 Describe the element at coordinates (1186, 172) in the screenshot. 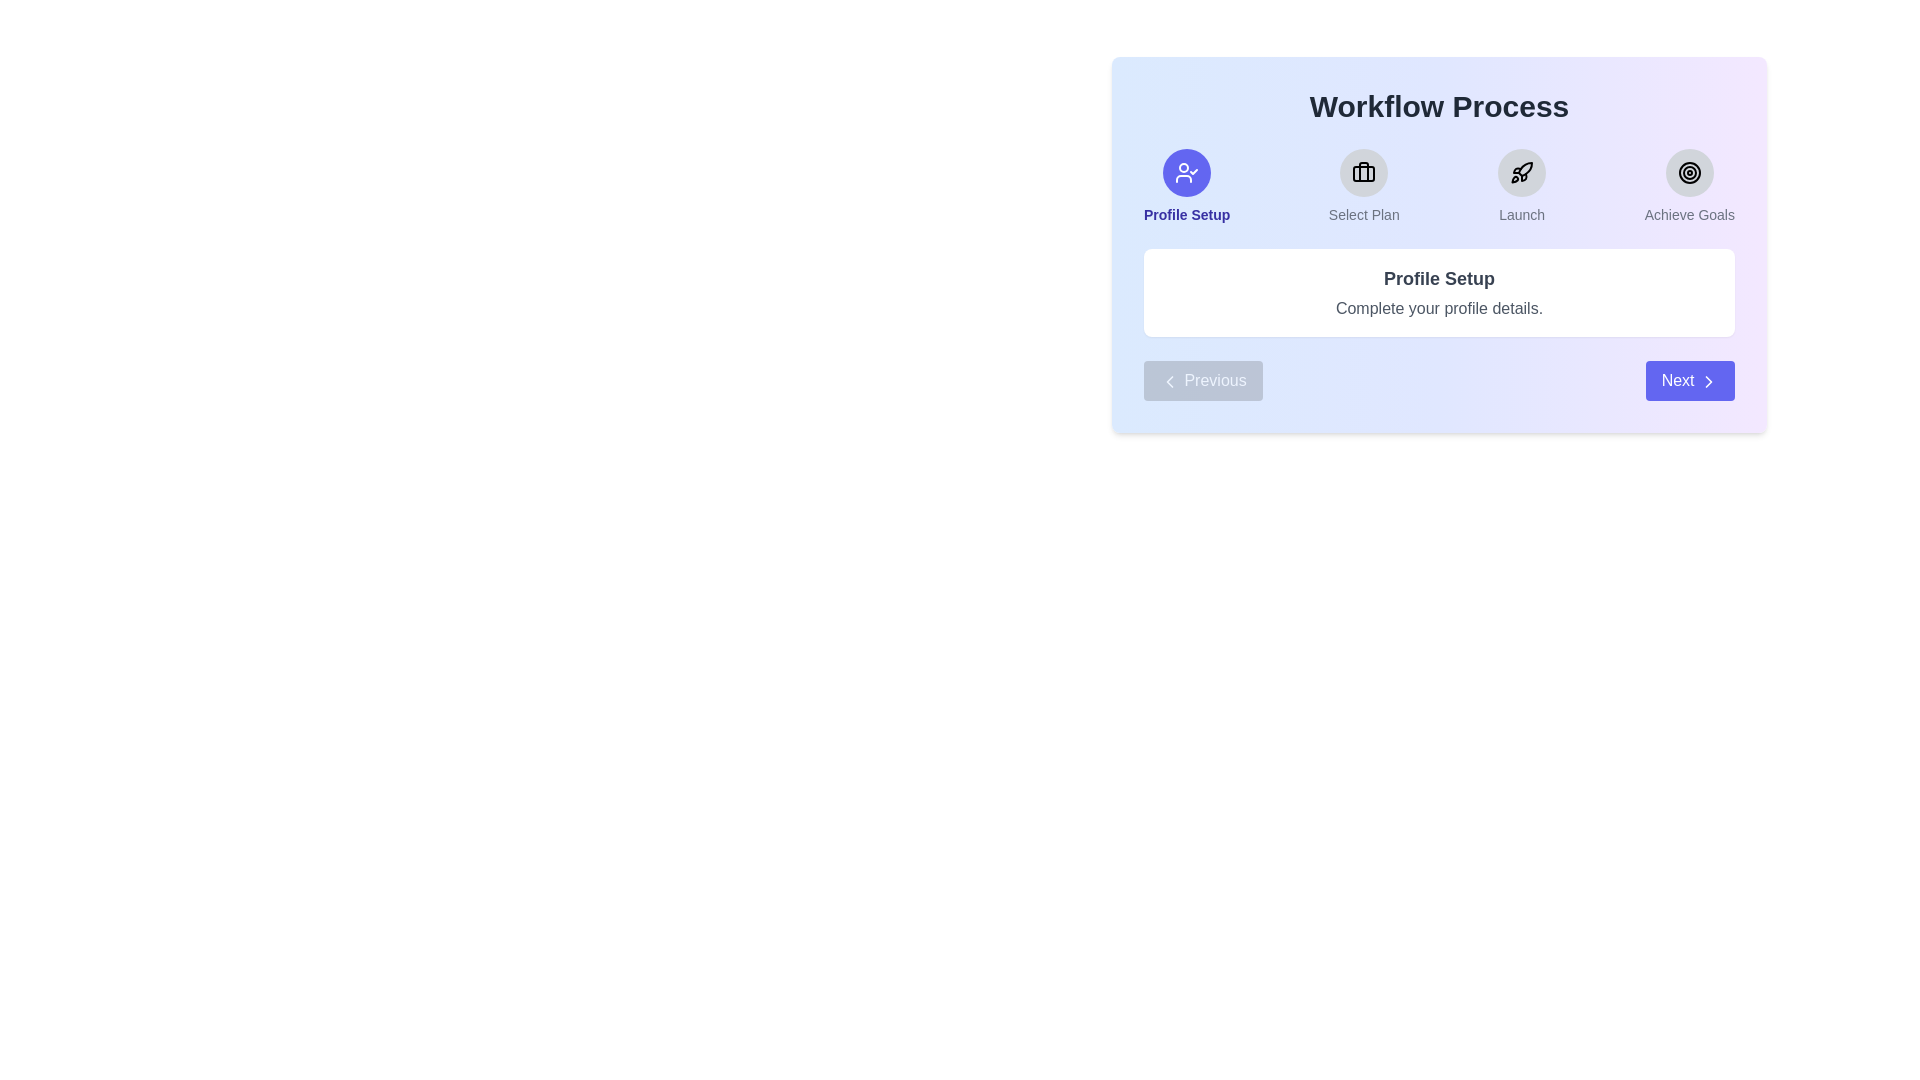

I see `the current step indicator to highlight the graphical representation of the current workflow step` at that location.